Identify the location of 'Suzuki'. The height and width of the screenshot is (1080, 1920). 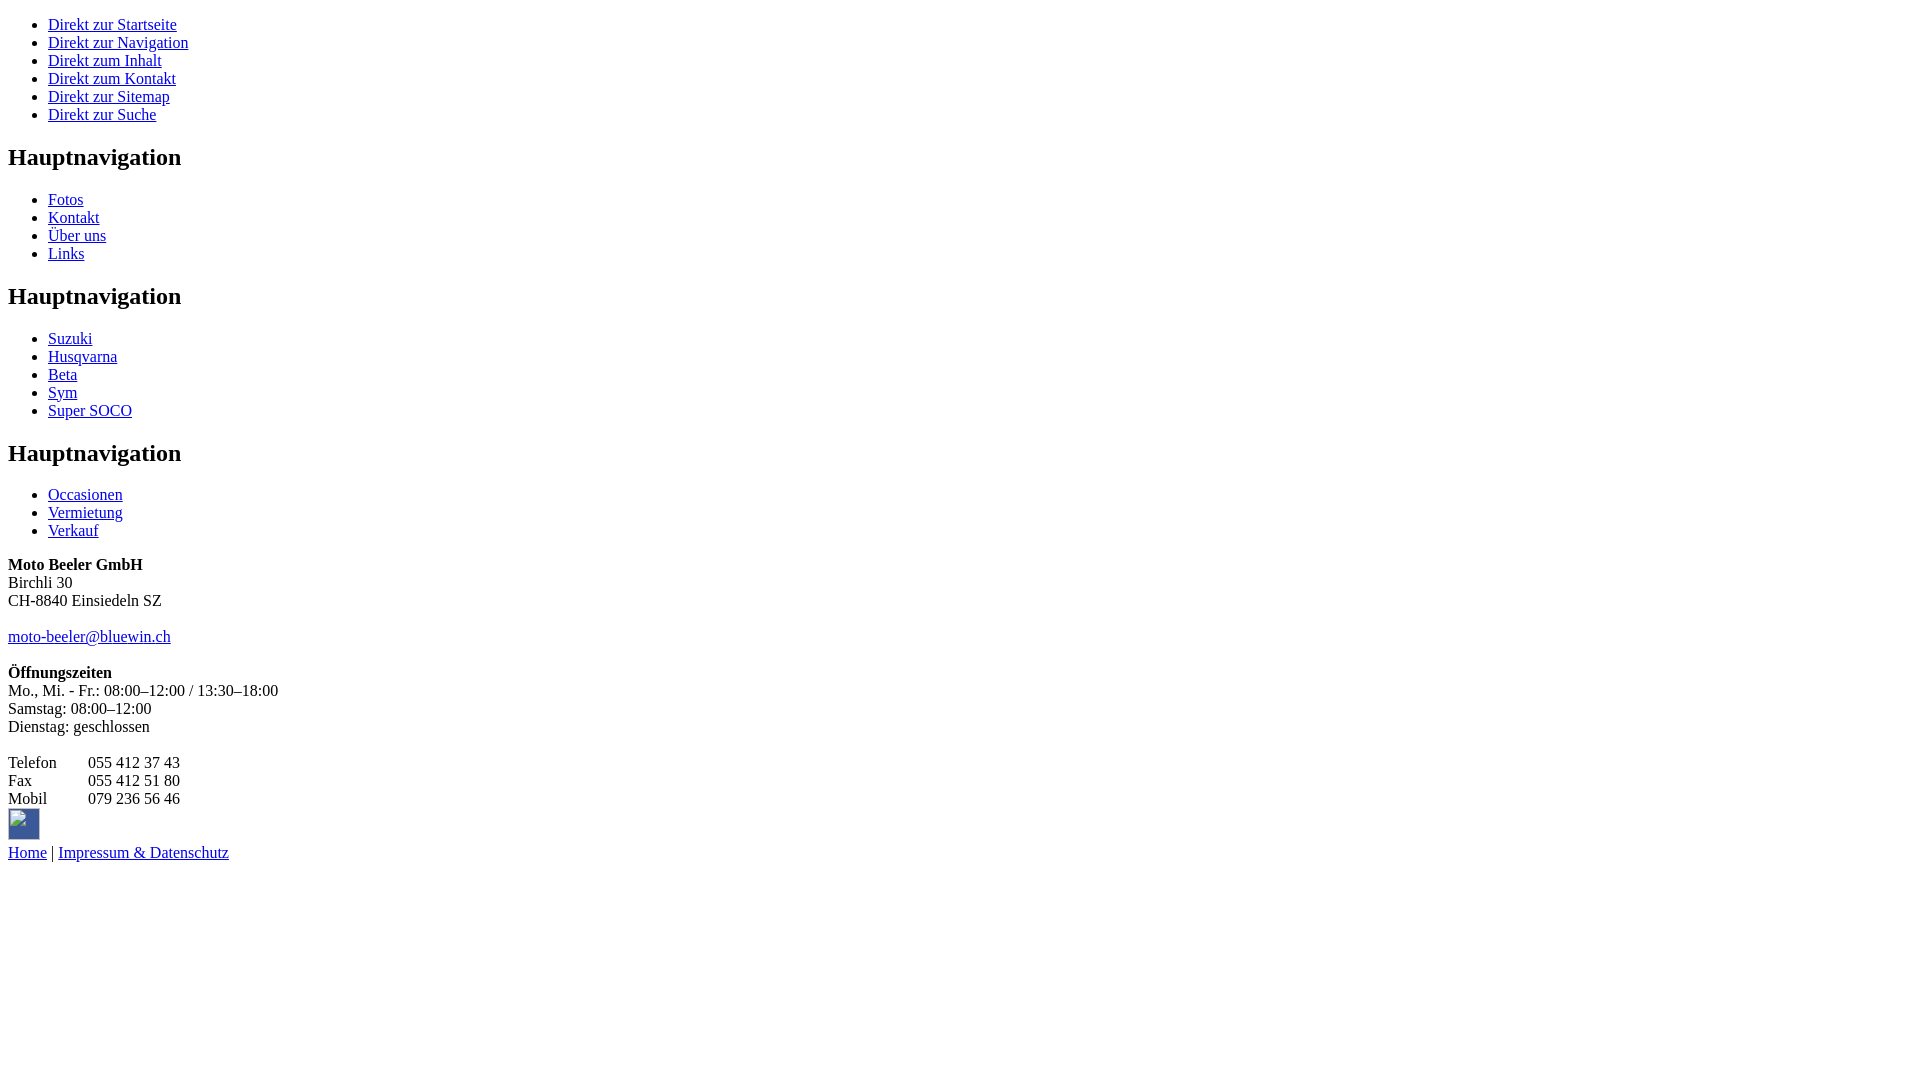
(48, 337).